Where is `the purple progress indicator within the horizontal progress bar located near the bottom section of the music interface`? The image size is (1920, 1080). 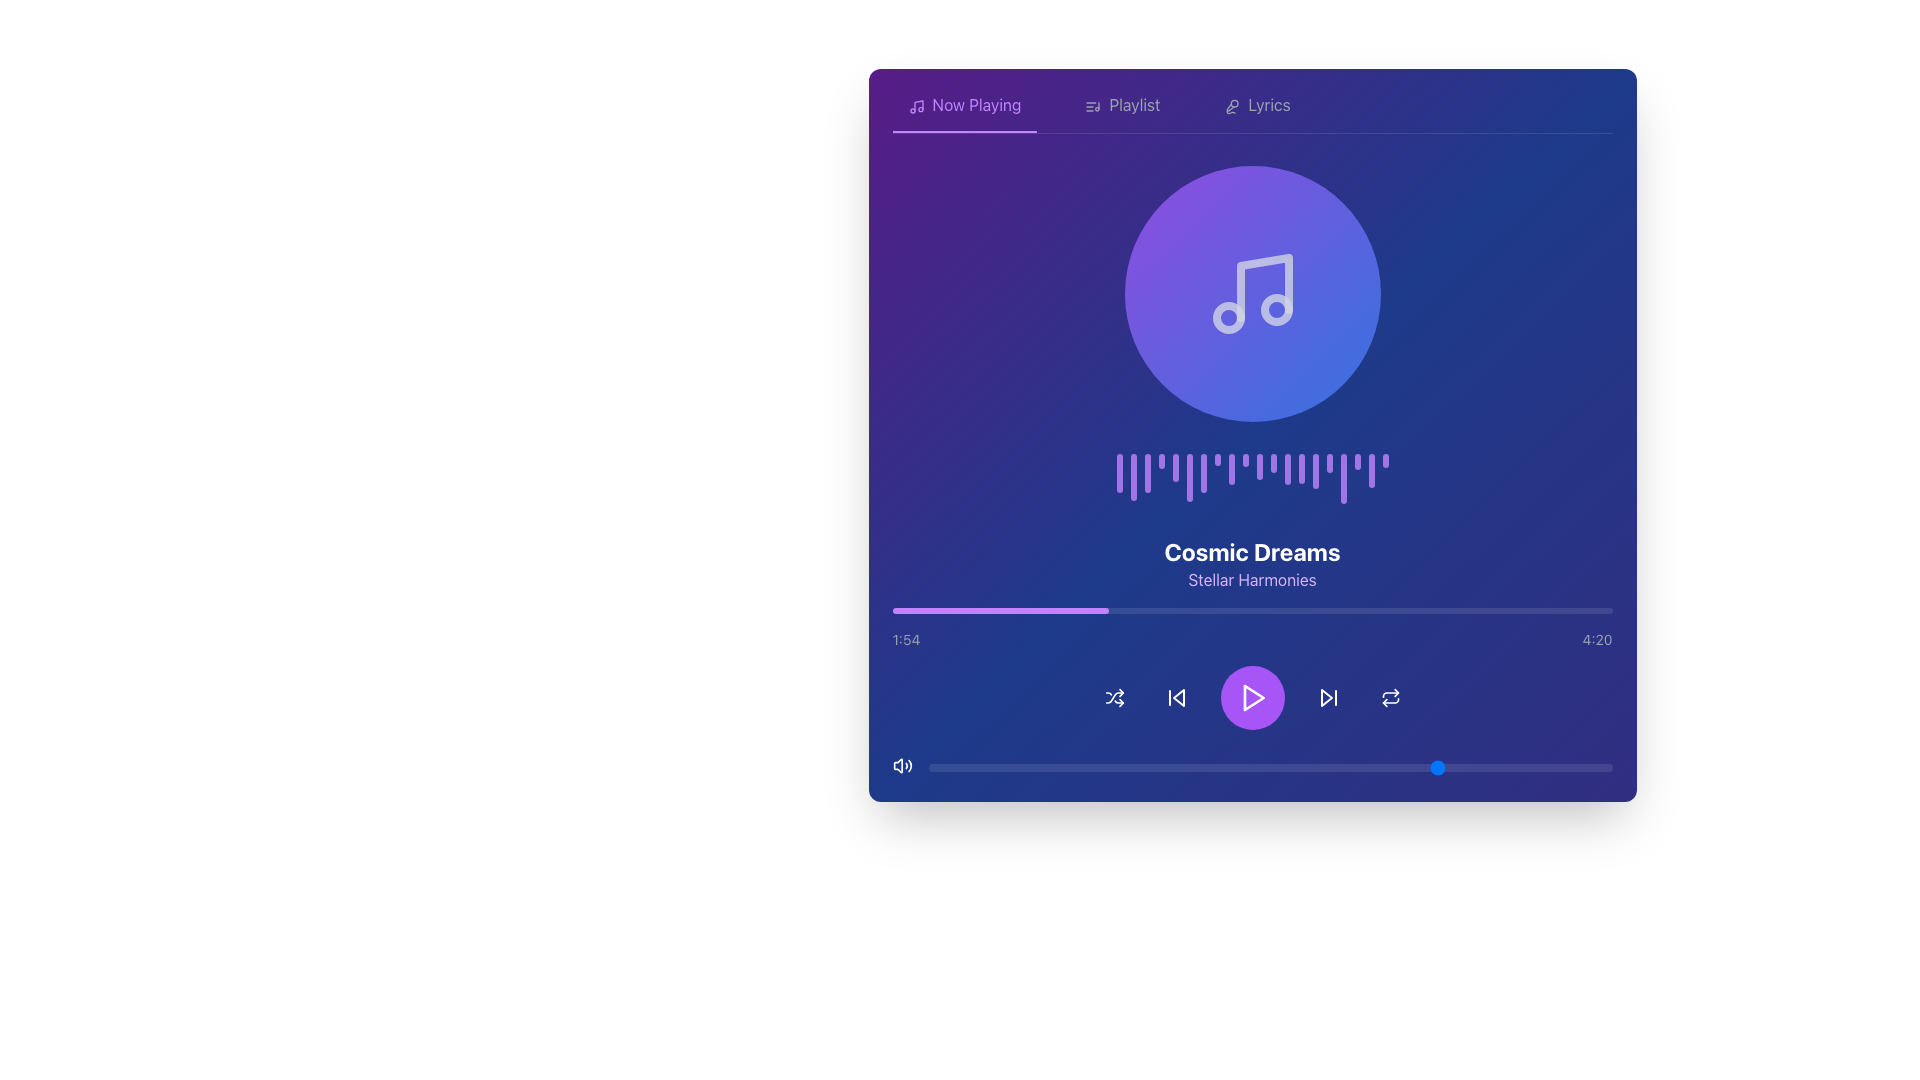 the purple progress indicator within the horizontal progress bar located near the bottom section of the music interface is located at coordinates (1000, 609).